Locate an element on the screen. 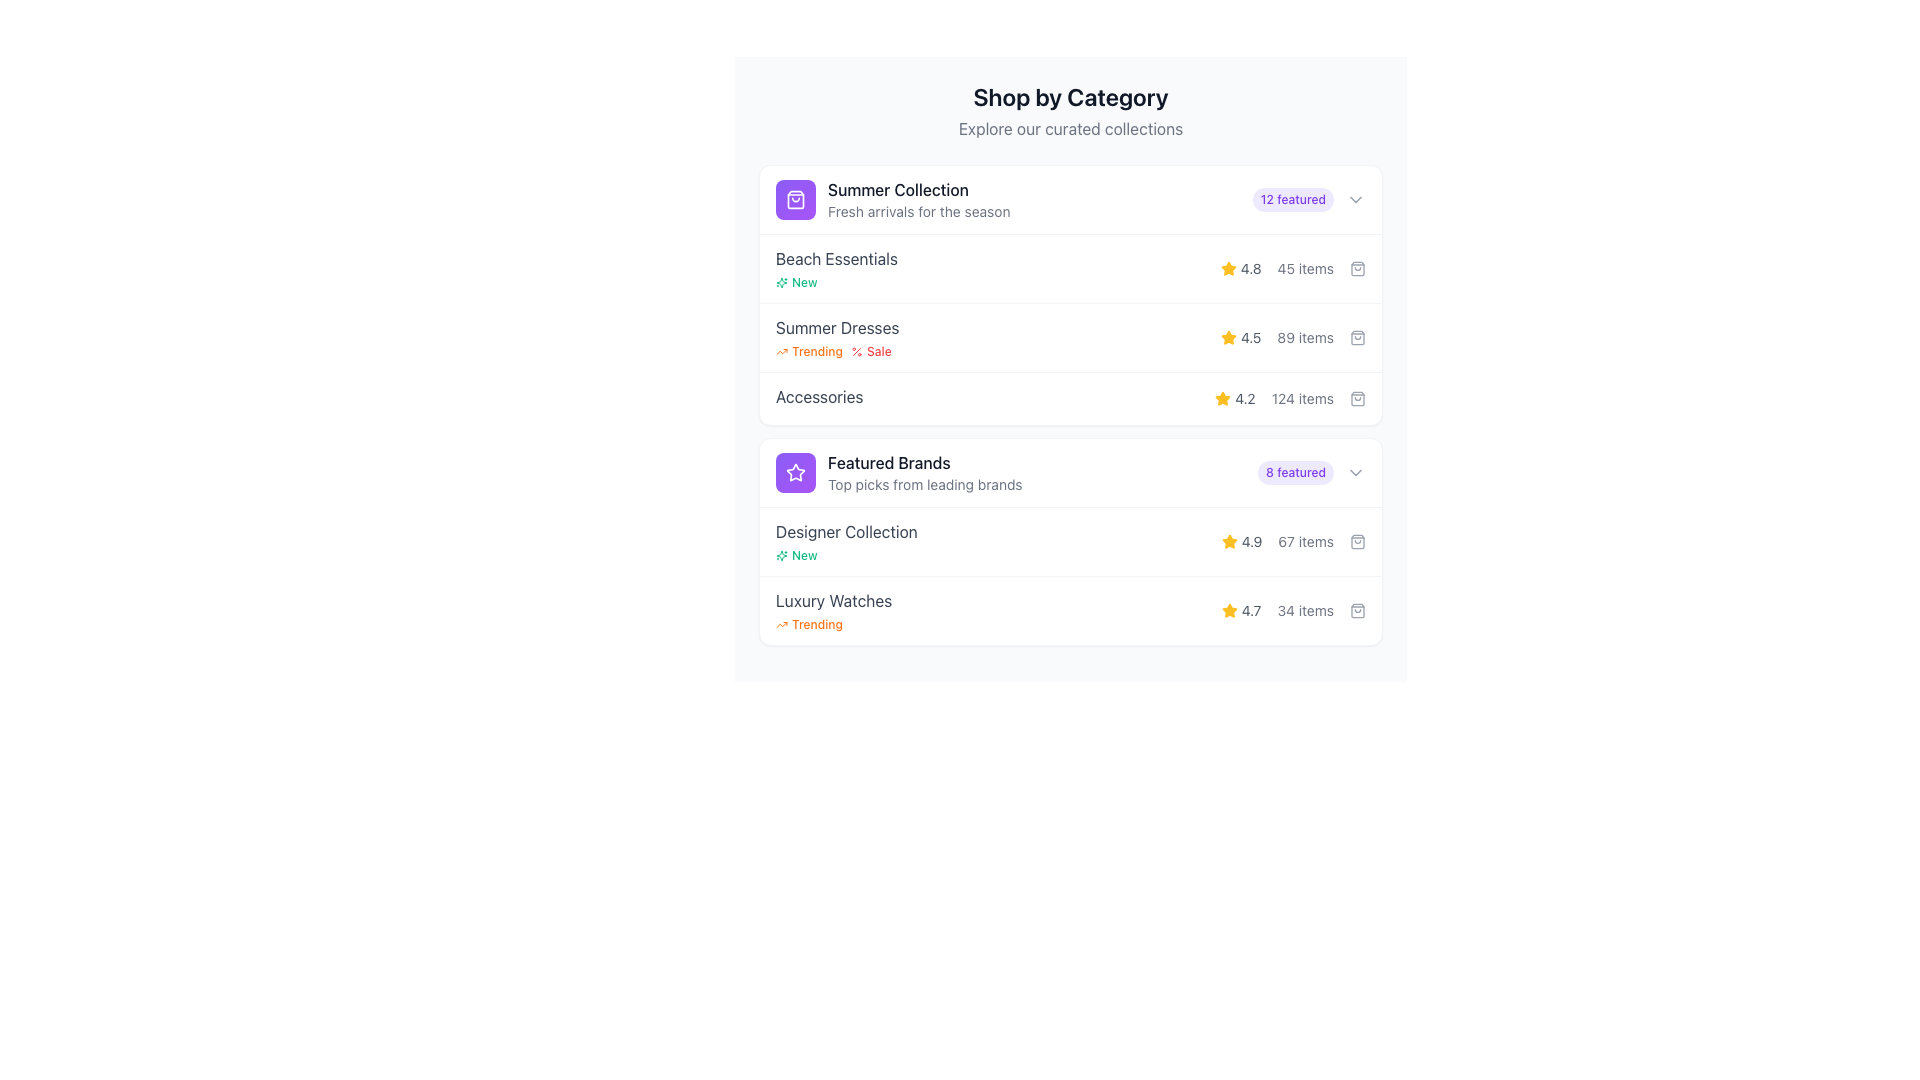 The height and width of the screenshot is (1080, 1920). the sparkle icon that highlights the label 'New', located to the left of the text within the 'Beach Essentials' section of 'Shop by Category' is located at coordinates (781, 555).